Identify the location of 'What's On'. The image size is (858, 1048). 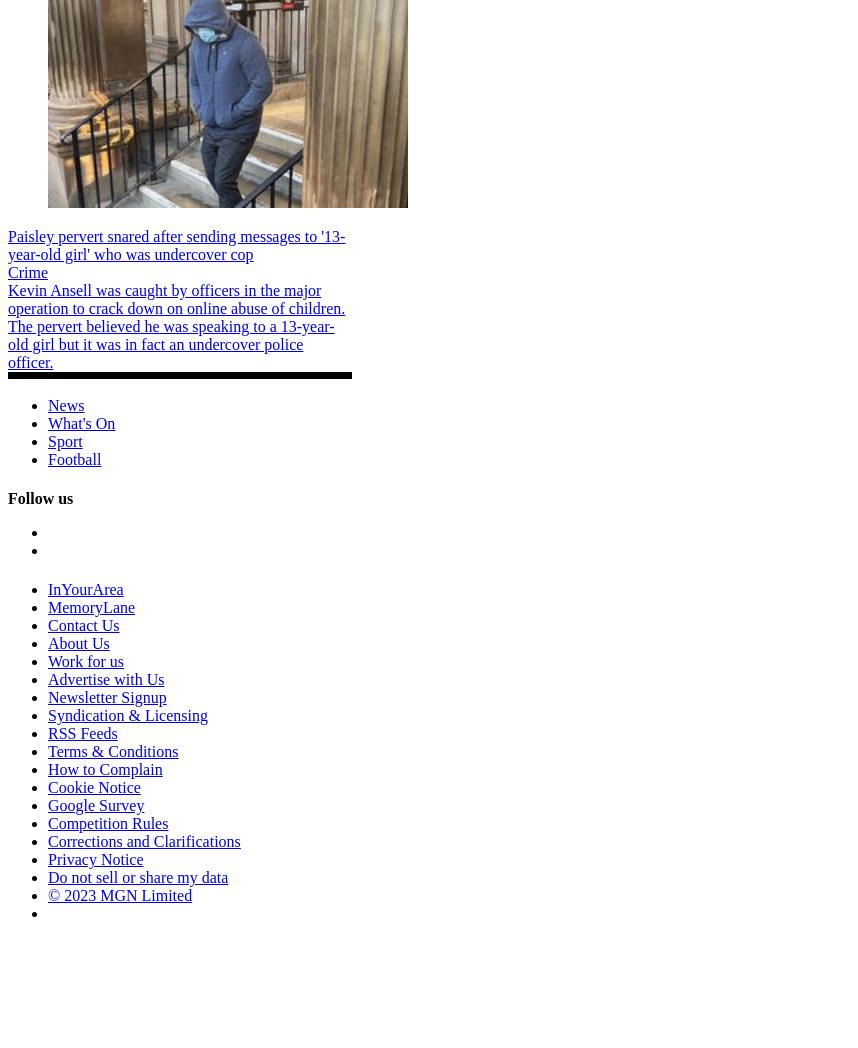
(80, 422).